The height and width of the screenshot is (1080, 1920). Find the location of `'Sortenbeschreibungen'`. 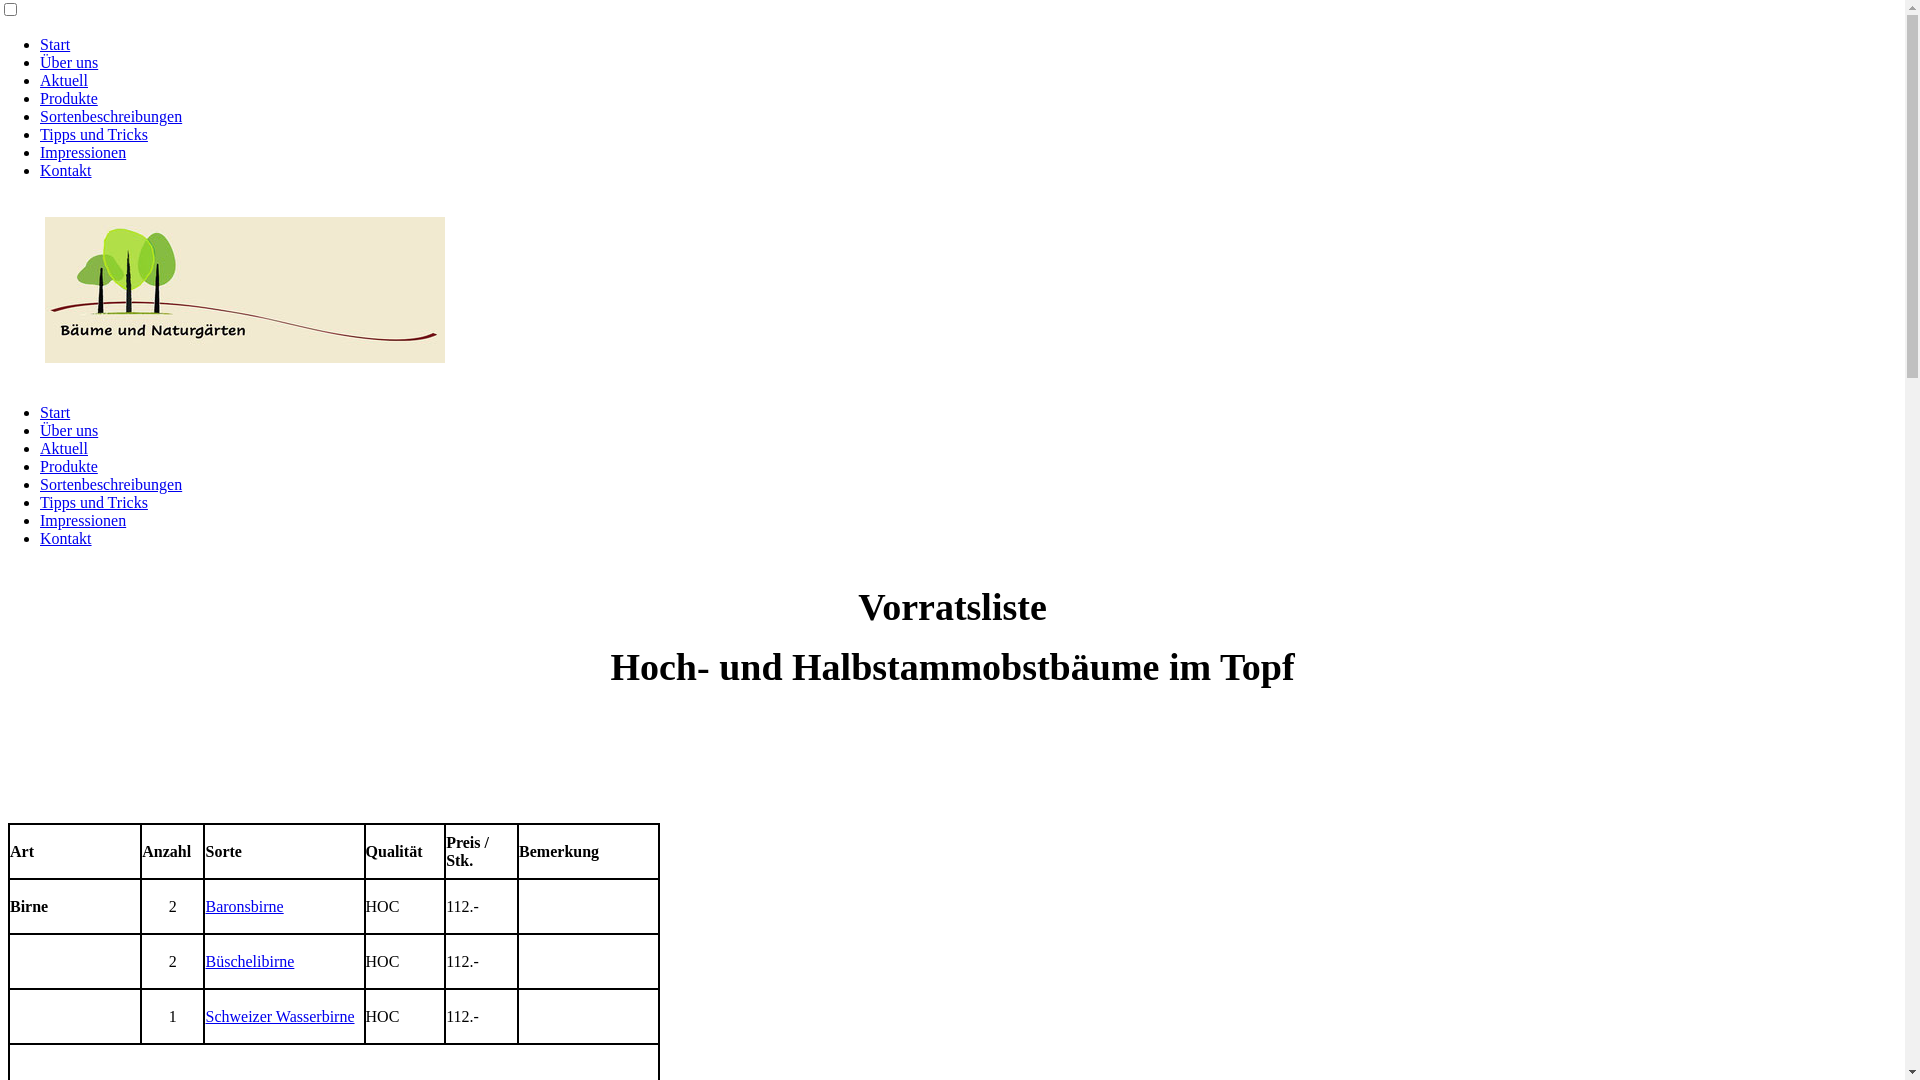

'Sortenbeschreibungen' is located at coordinates (109, 484).